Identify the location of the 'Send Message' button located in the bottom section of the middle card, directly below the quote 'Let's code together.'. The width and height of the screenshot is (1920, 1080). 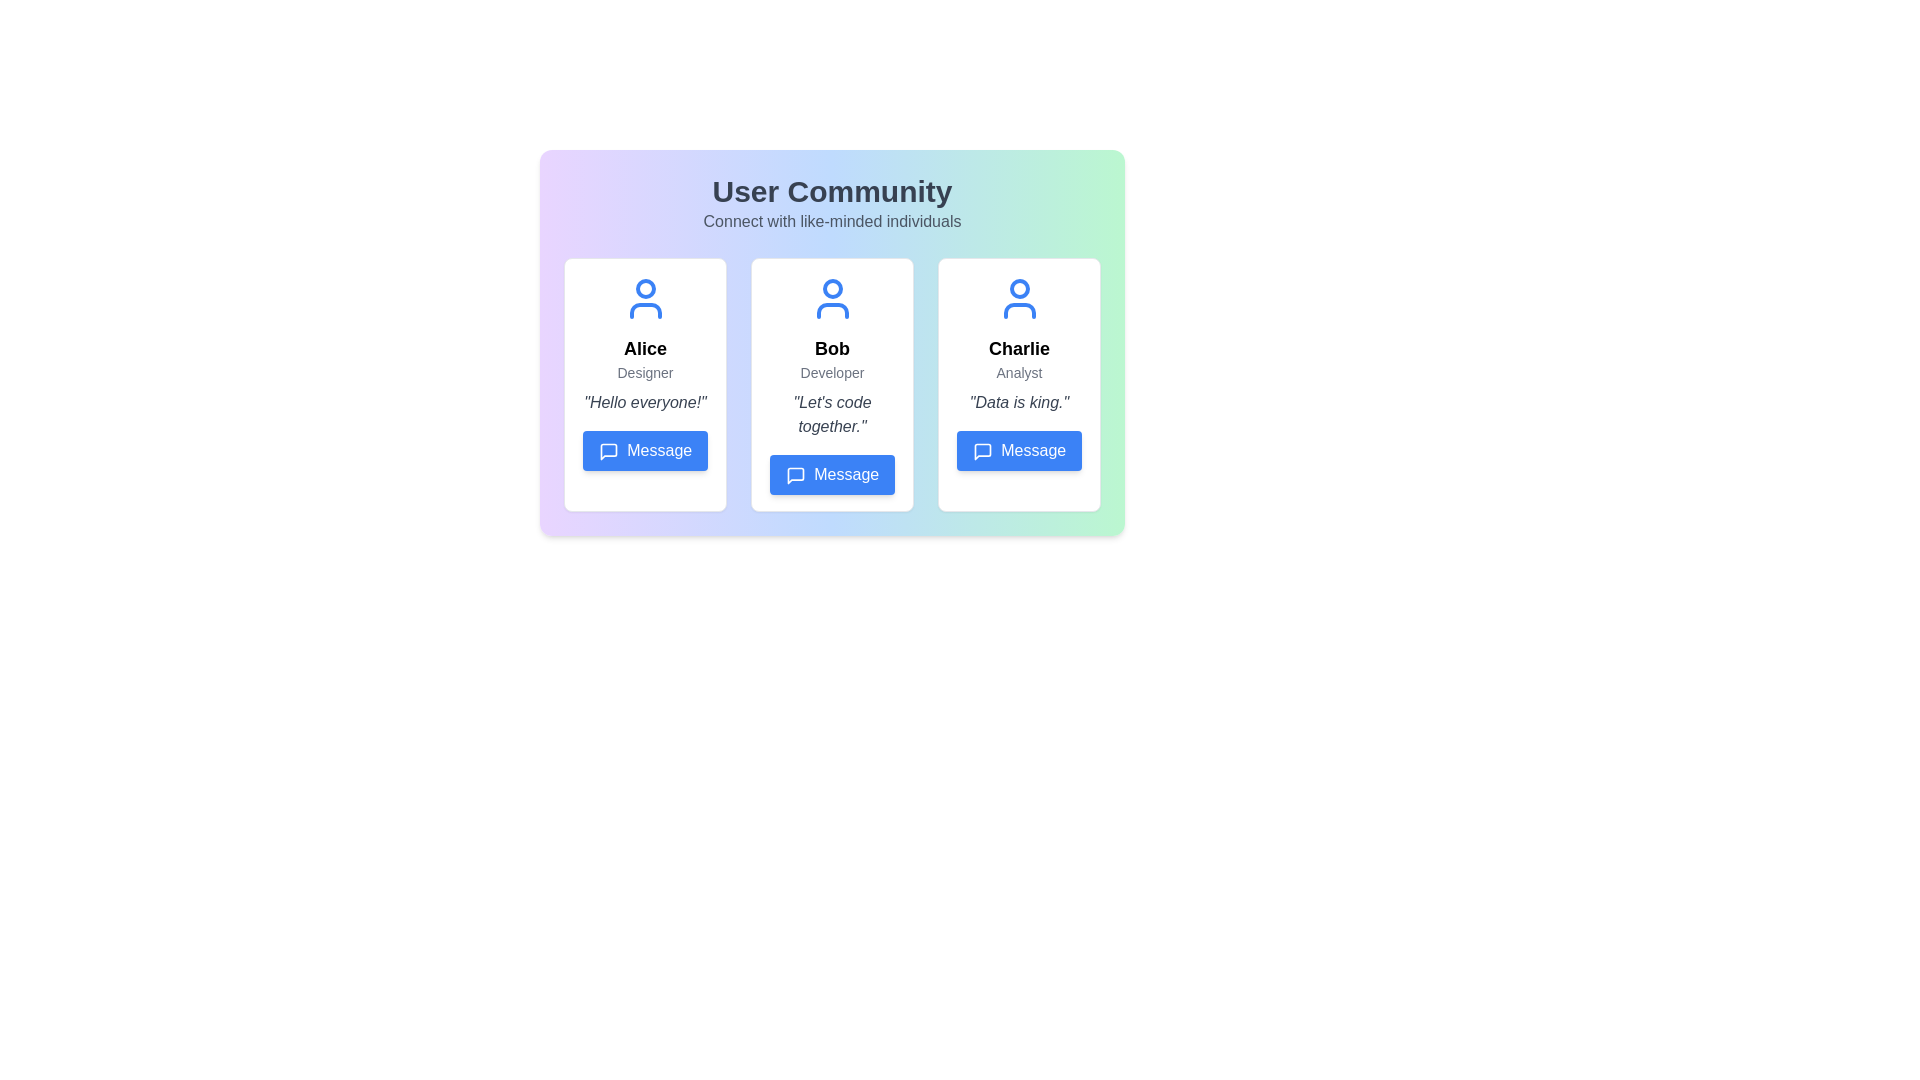
(832, 474).